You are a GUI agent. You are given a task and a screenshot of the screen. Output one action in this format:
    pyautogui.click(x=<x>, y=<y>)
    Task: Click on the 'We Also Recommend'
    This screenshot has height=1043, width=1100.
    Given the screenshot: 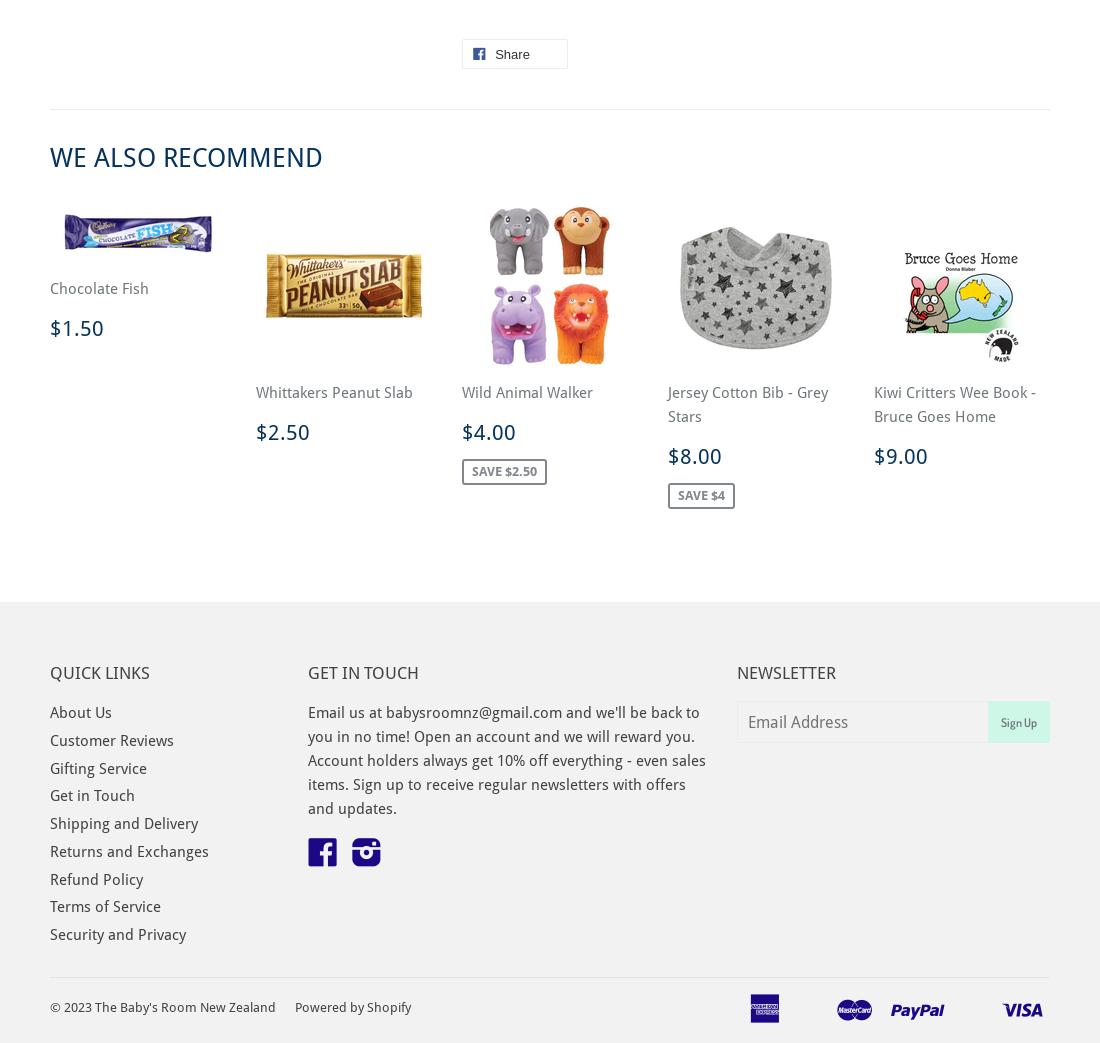 What is the action you would take?
    pyautogui.click(x=185, y=155)
    